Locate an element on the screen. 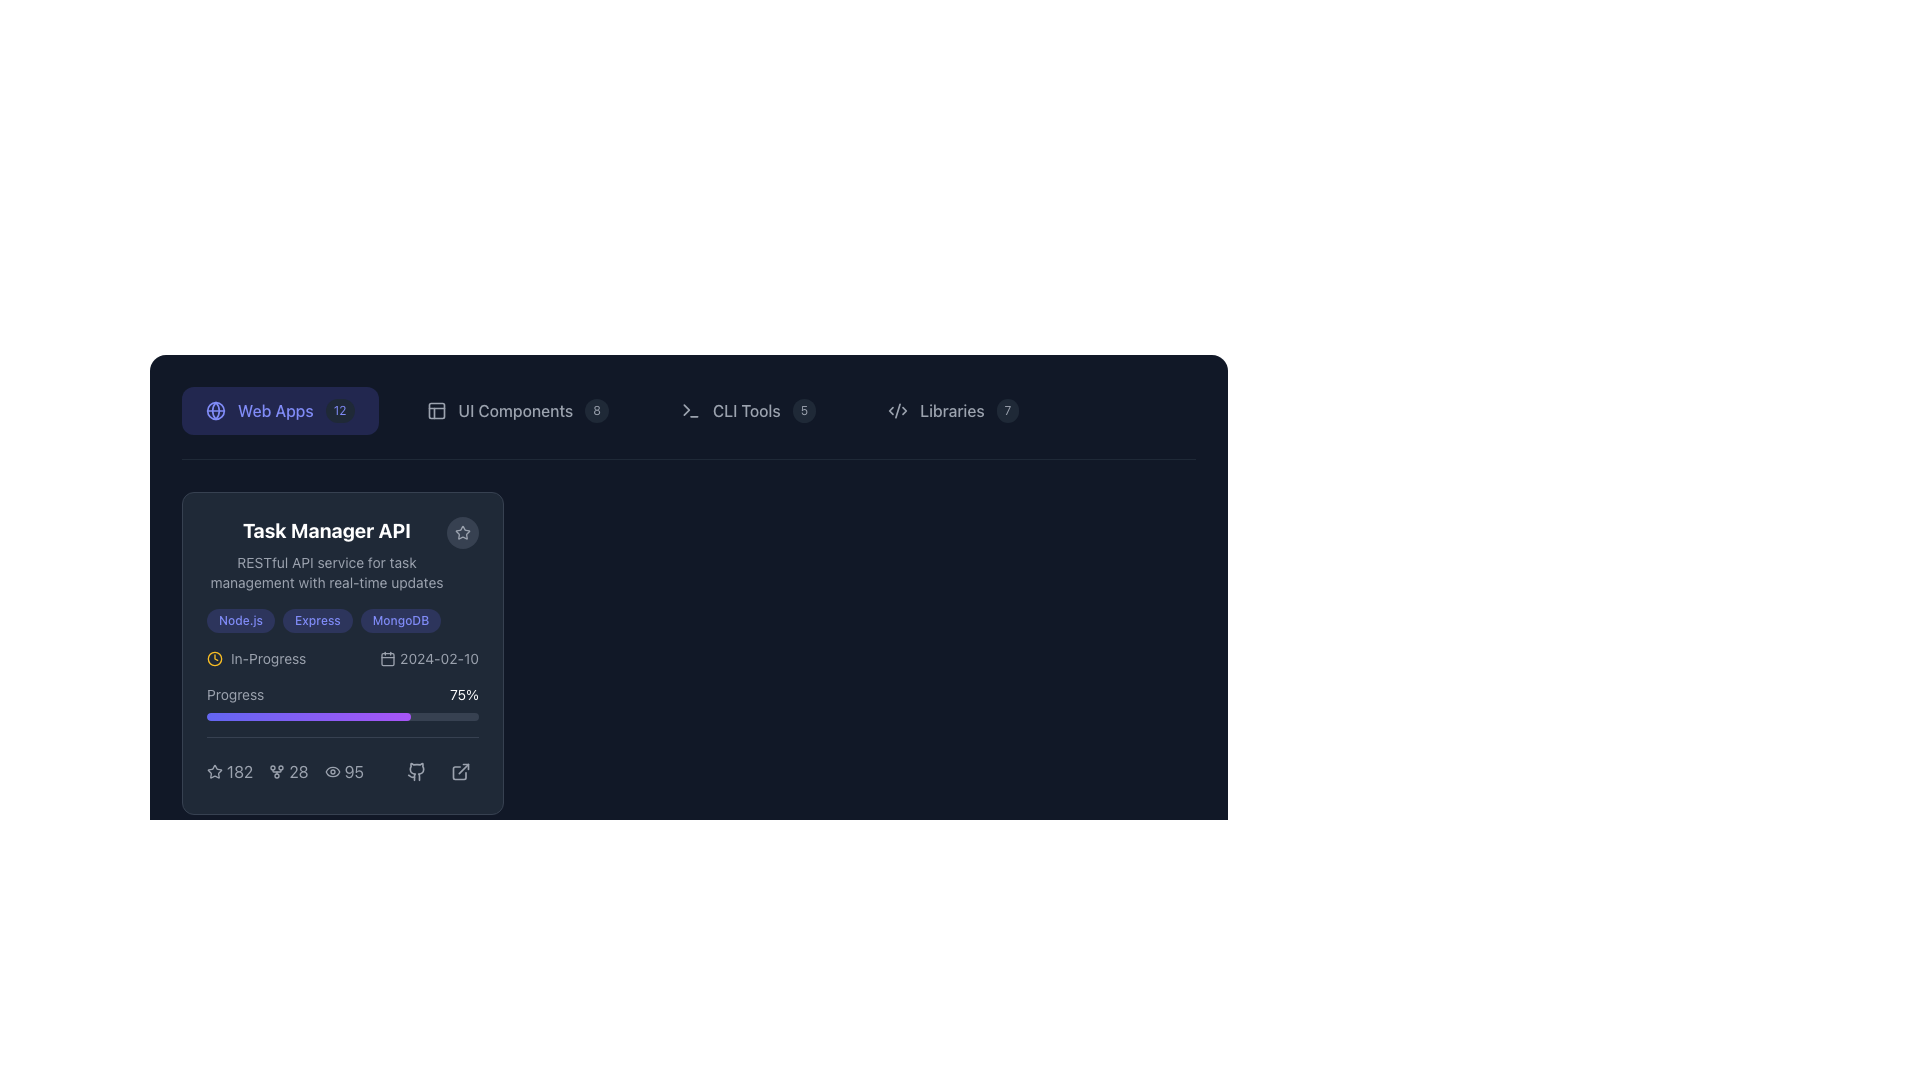 This screenshot has height=1080, width=1920. the external link icon styled as an arrow pointing outwards from a square, located in the bottom-right corner of the 'Task Manager API' card is located at coordinates (459, 770).